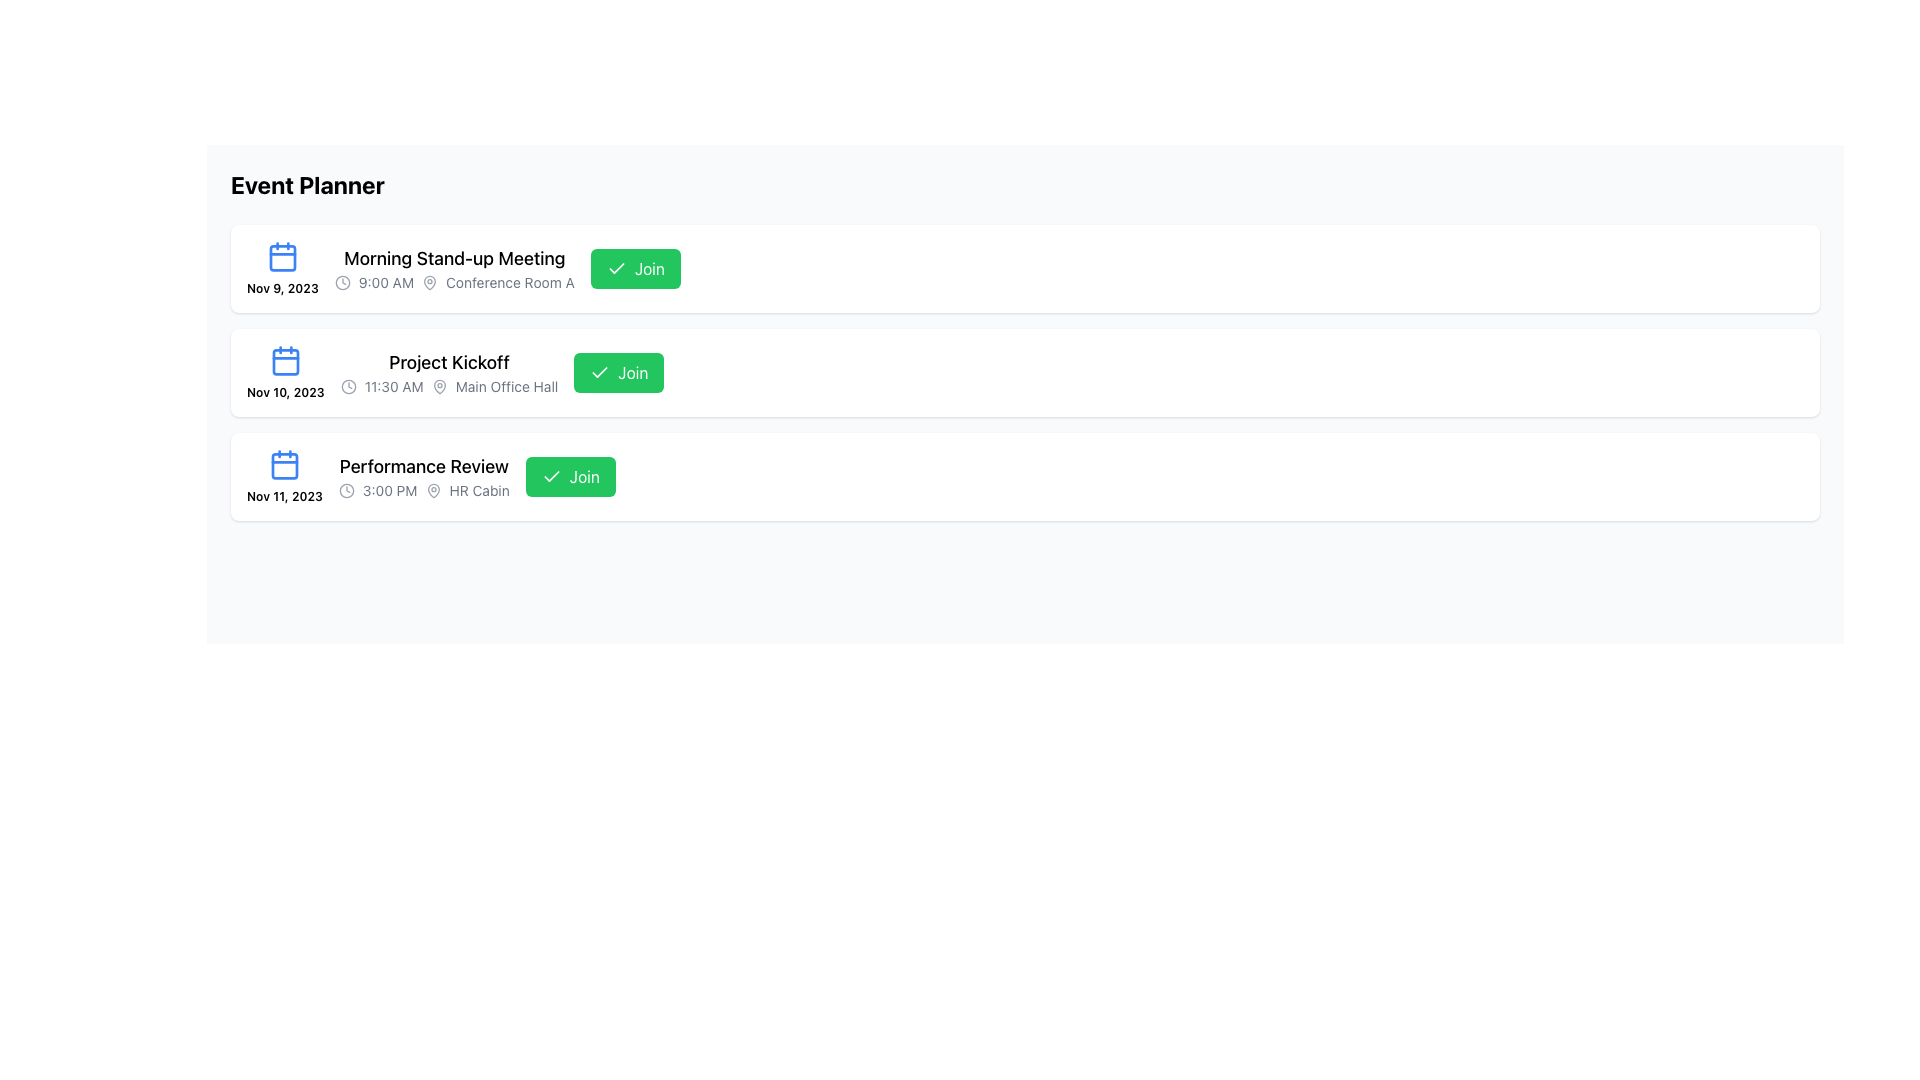 The width and height of the screenshot is (1920, 1080). Describe the element at coordinates (423, 466) in the screenshot. I see `the informational text label displaying the title or name of the event scheduled for November 11, 2023, which is located above the time and location details` at that location.